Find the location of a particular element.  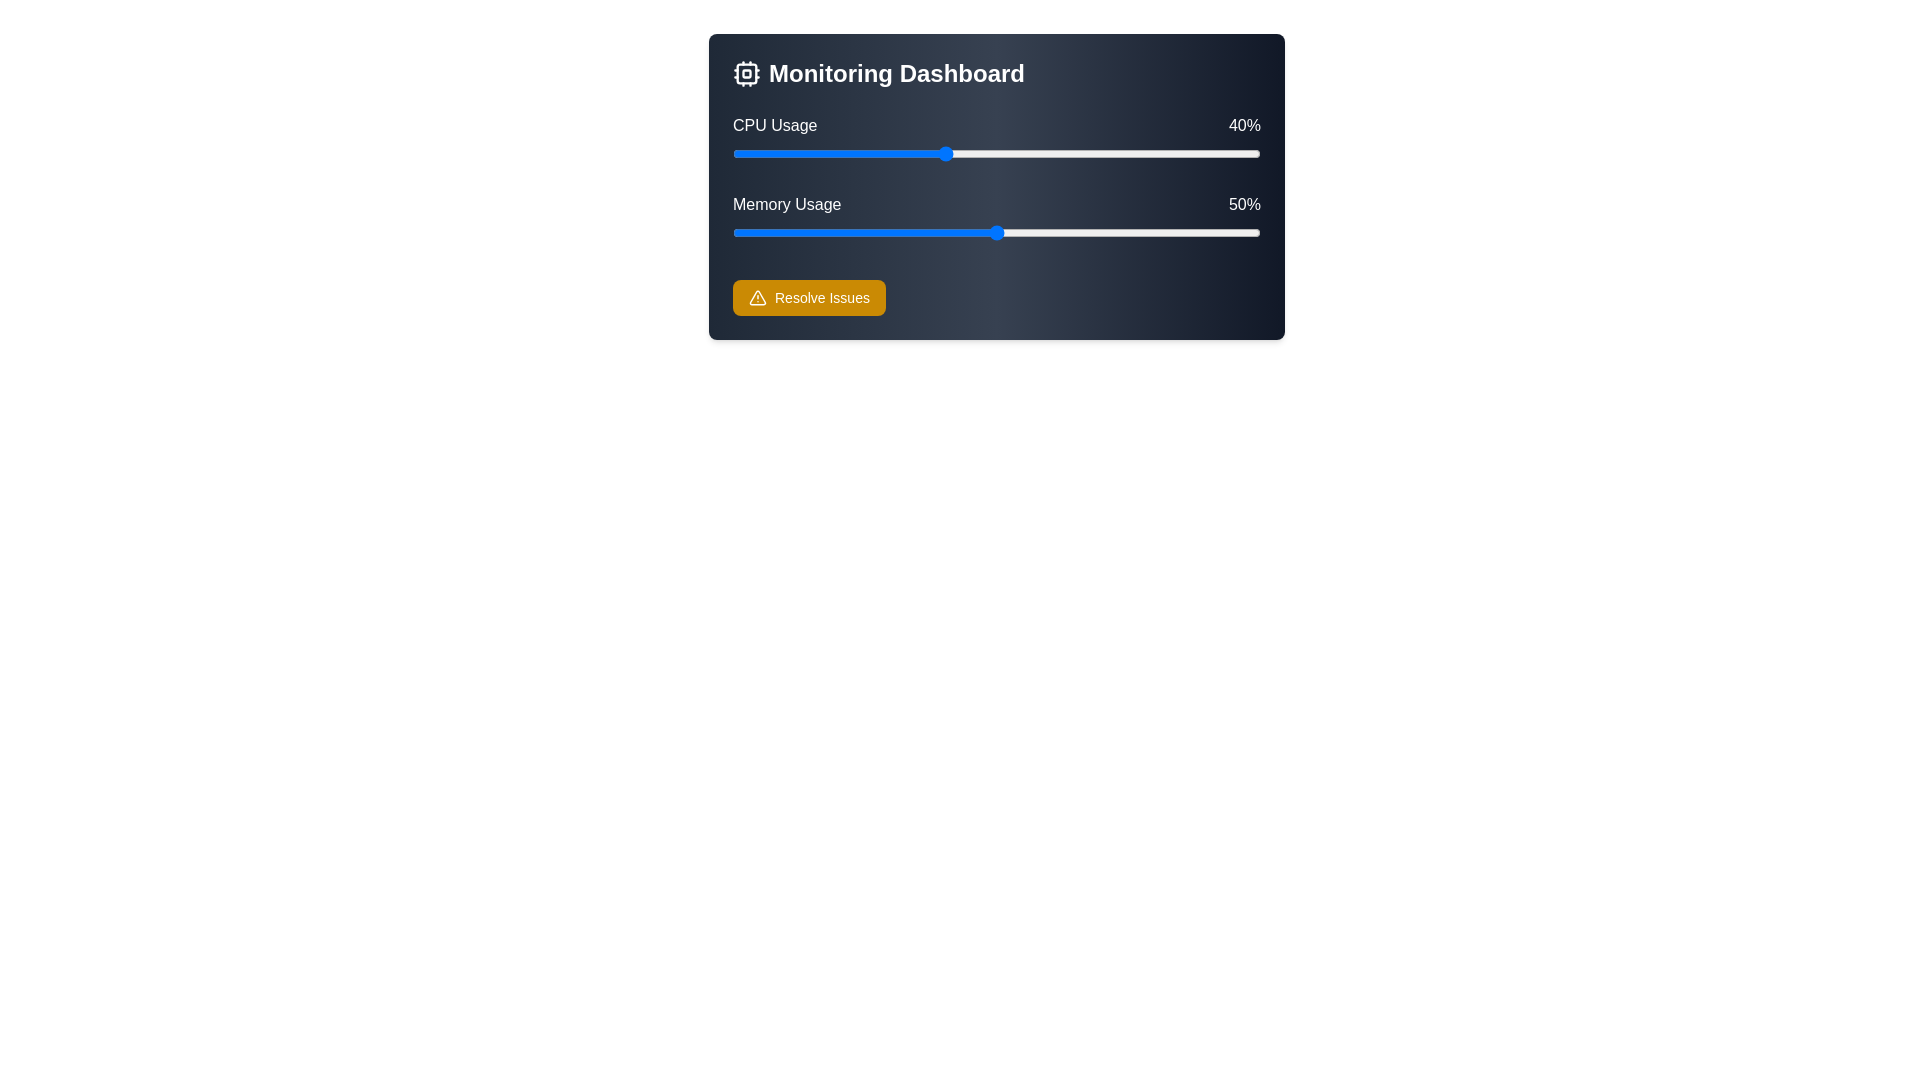

the Text label that displays the CPU usage percentage, located to the right of the 'CPU Usage' label in the 'Monitoring Dashboard' section is located at coordinates (1243, 126).